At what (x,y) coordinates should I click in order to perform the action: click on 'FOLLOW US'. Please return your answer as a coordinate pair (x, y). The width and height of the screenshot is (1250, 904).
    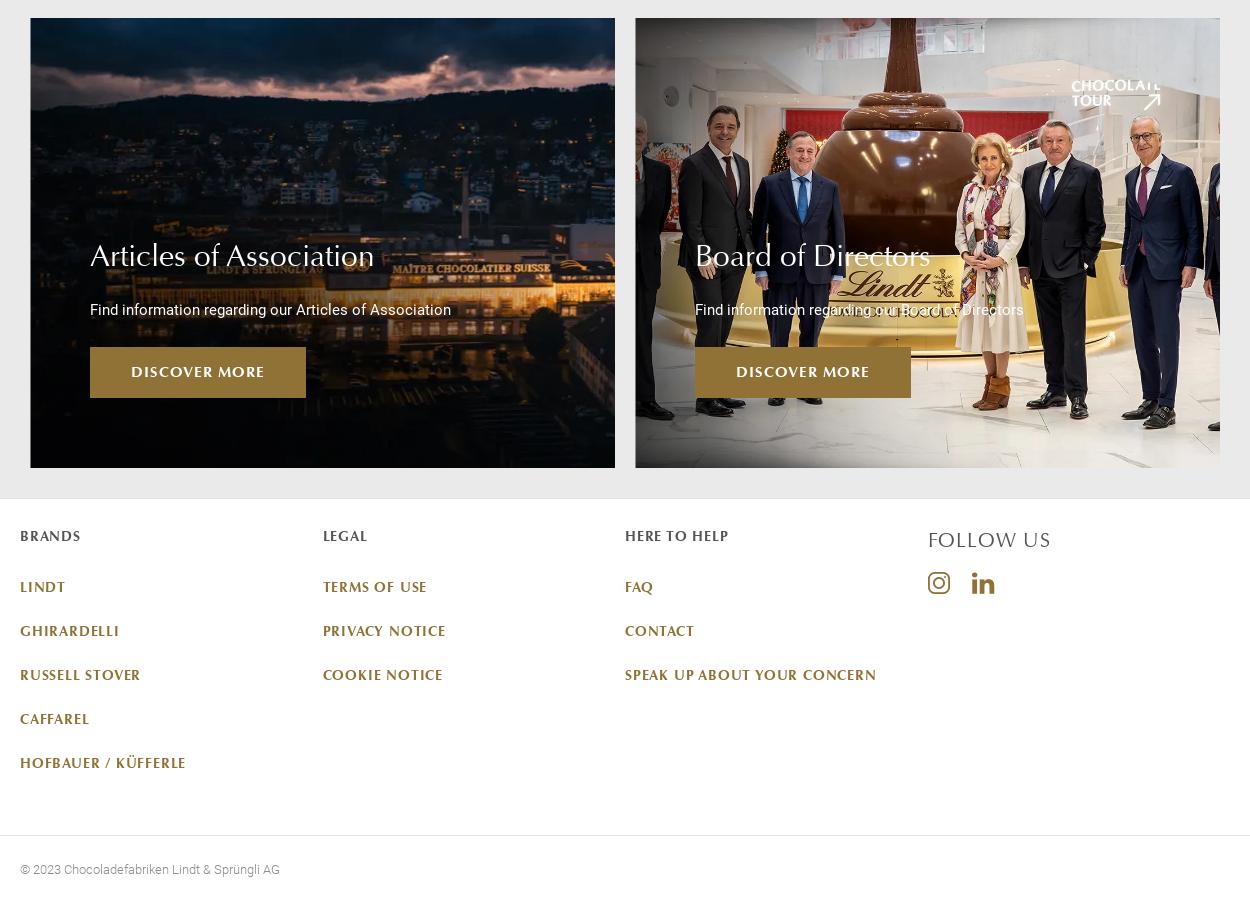
    Looking at the image, I should click on (987, 539).